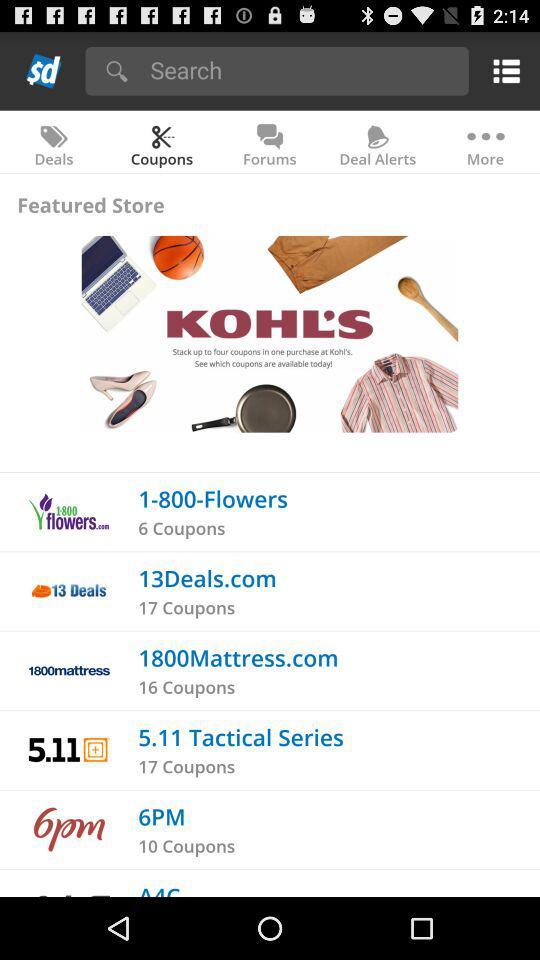 The image size is (540, 960). Describe the element at coordinates (302, 69) in the screenshot. I see `my search objective` at that location.